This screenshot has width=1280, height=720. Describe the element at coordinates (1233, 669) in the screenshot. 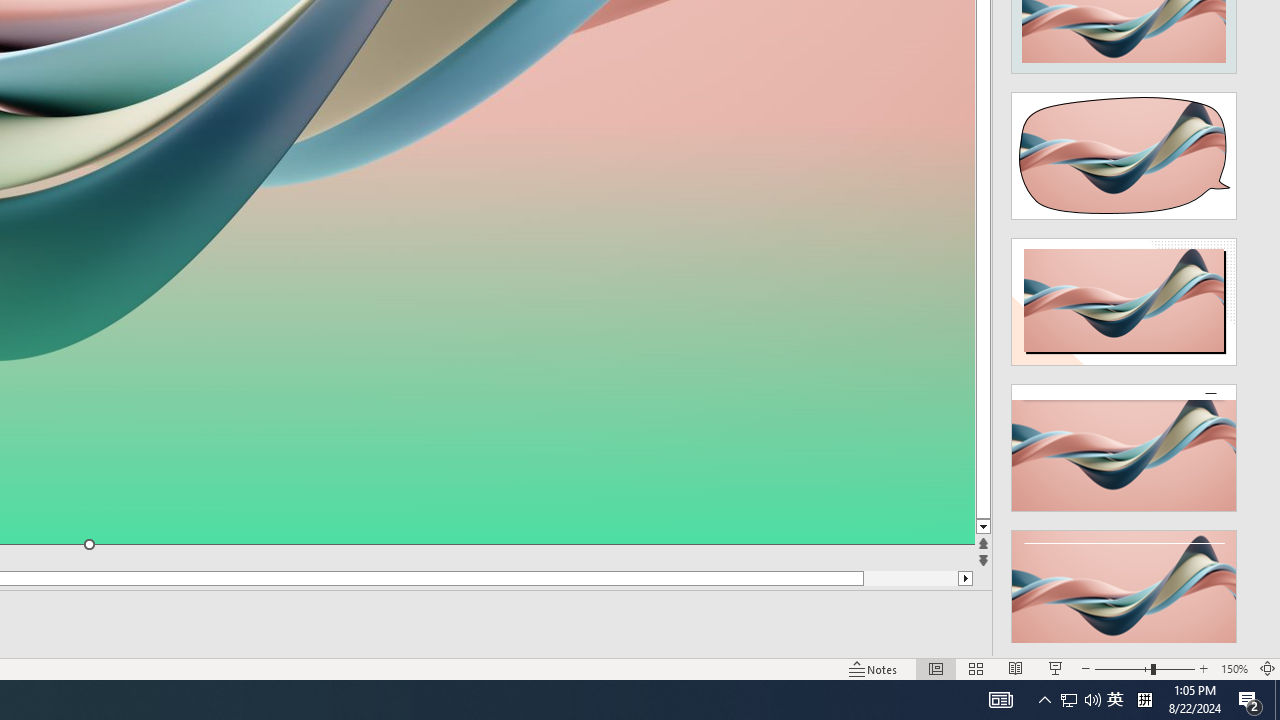

I see `'Zoom 150%'` at that location.